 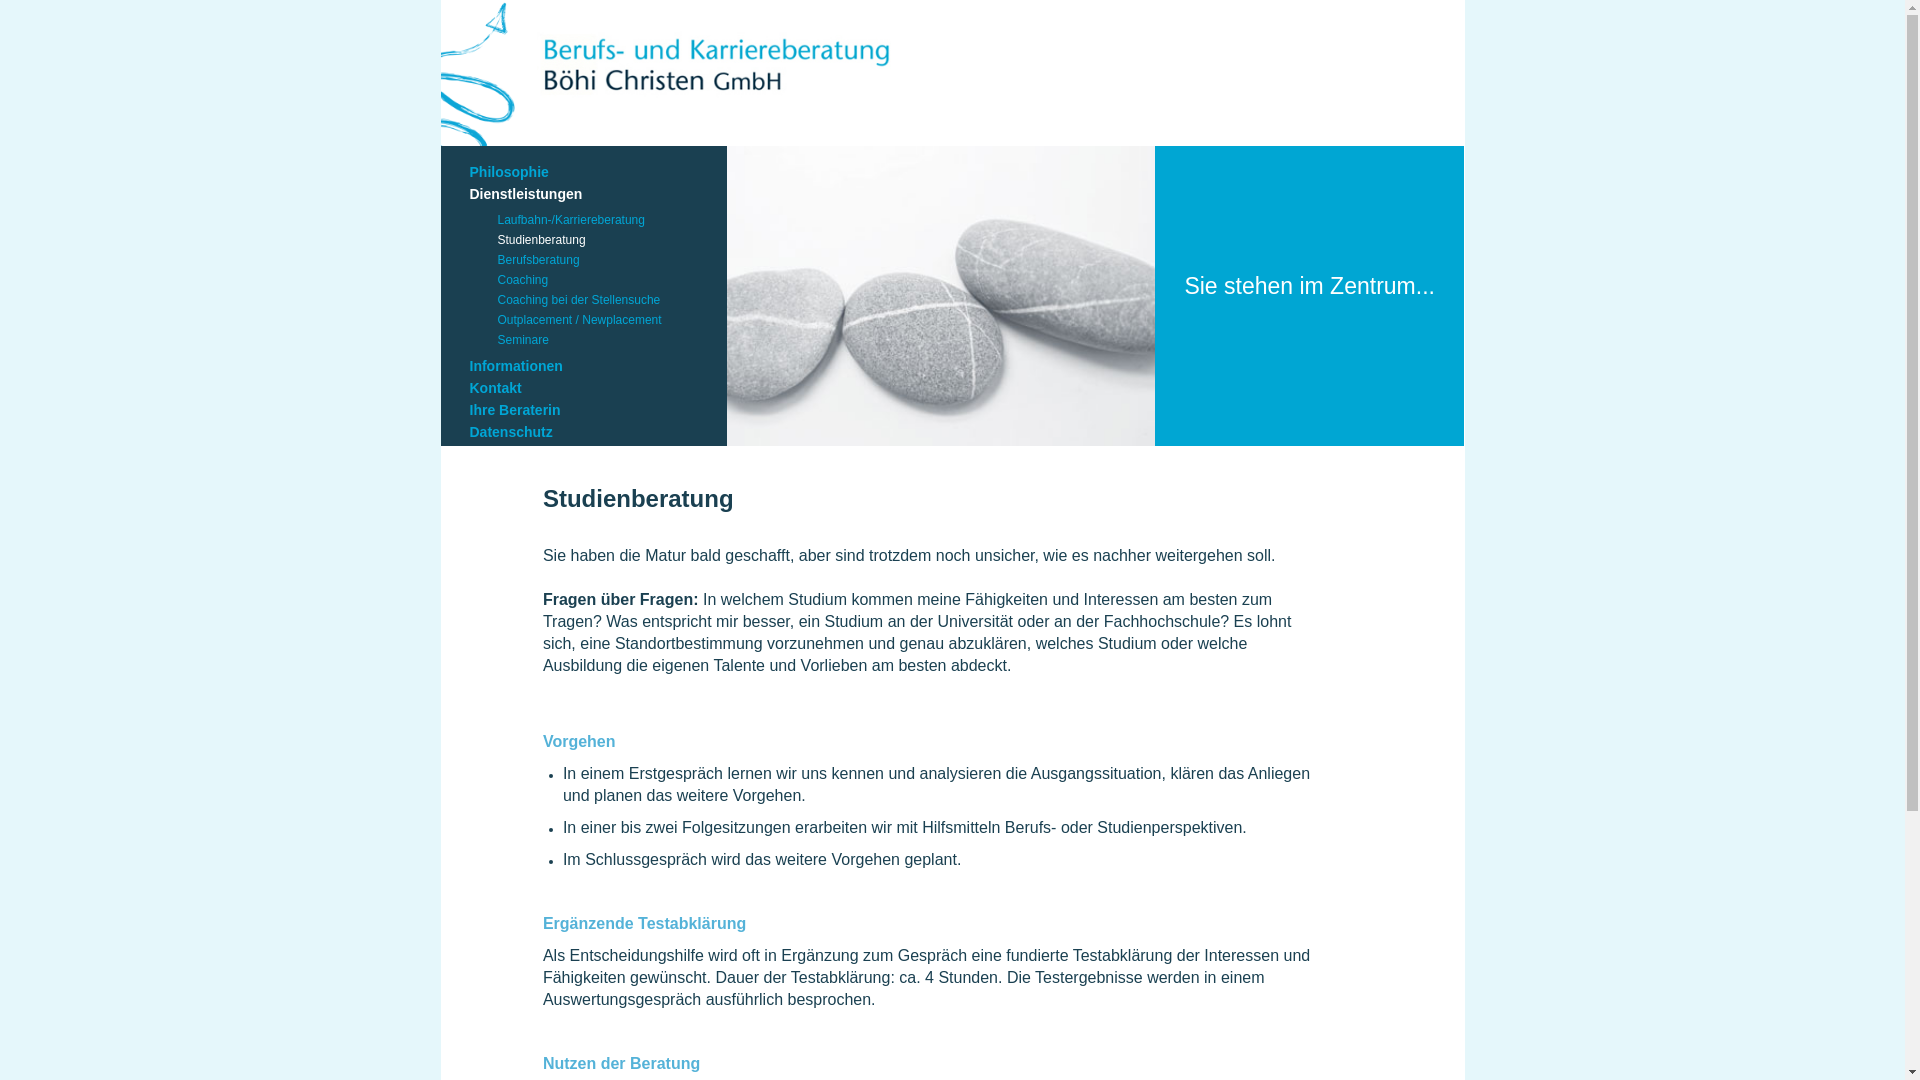 I want to click on 'Informationen', so click(x=459, y=366).